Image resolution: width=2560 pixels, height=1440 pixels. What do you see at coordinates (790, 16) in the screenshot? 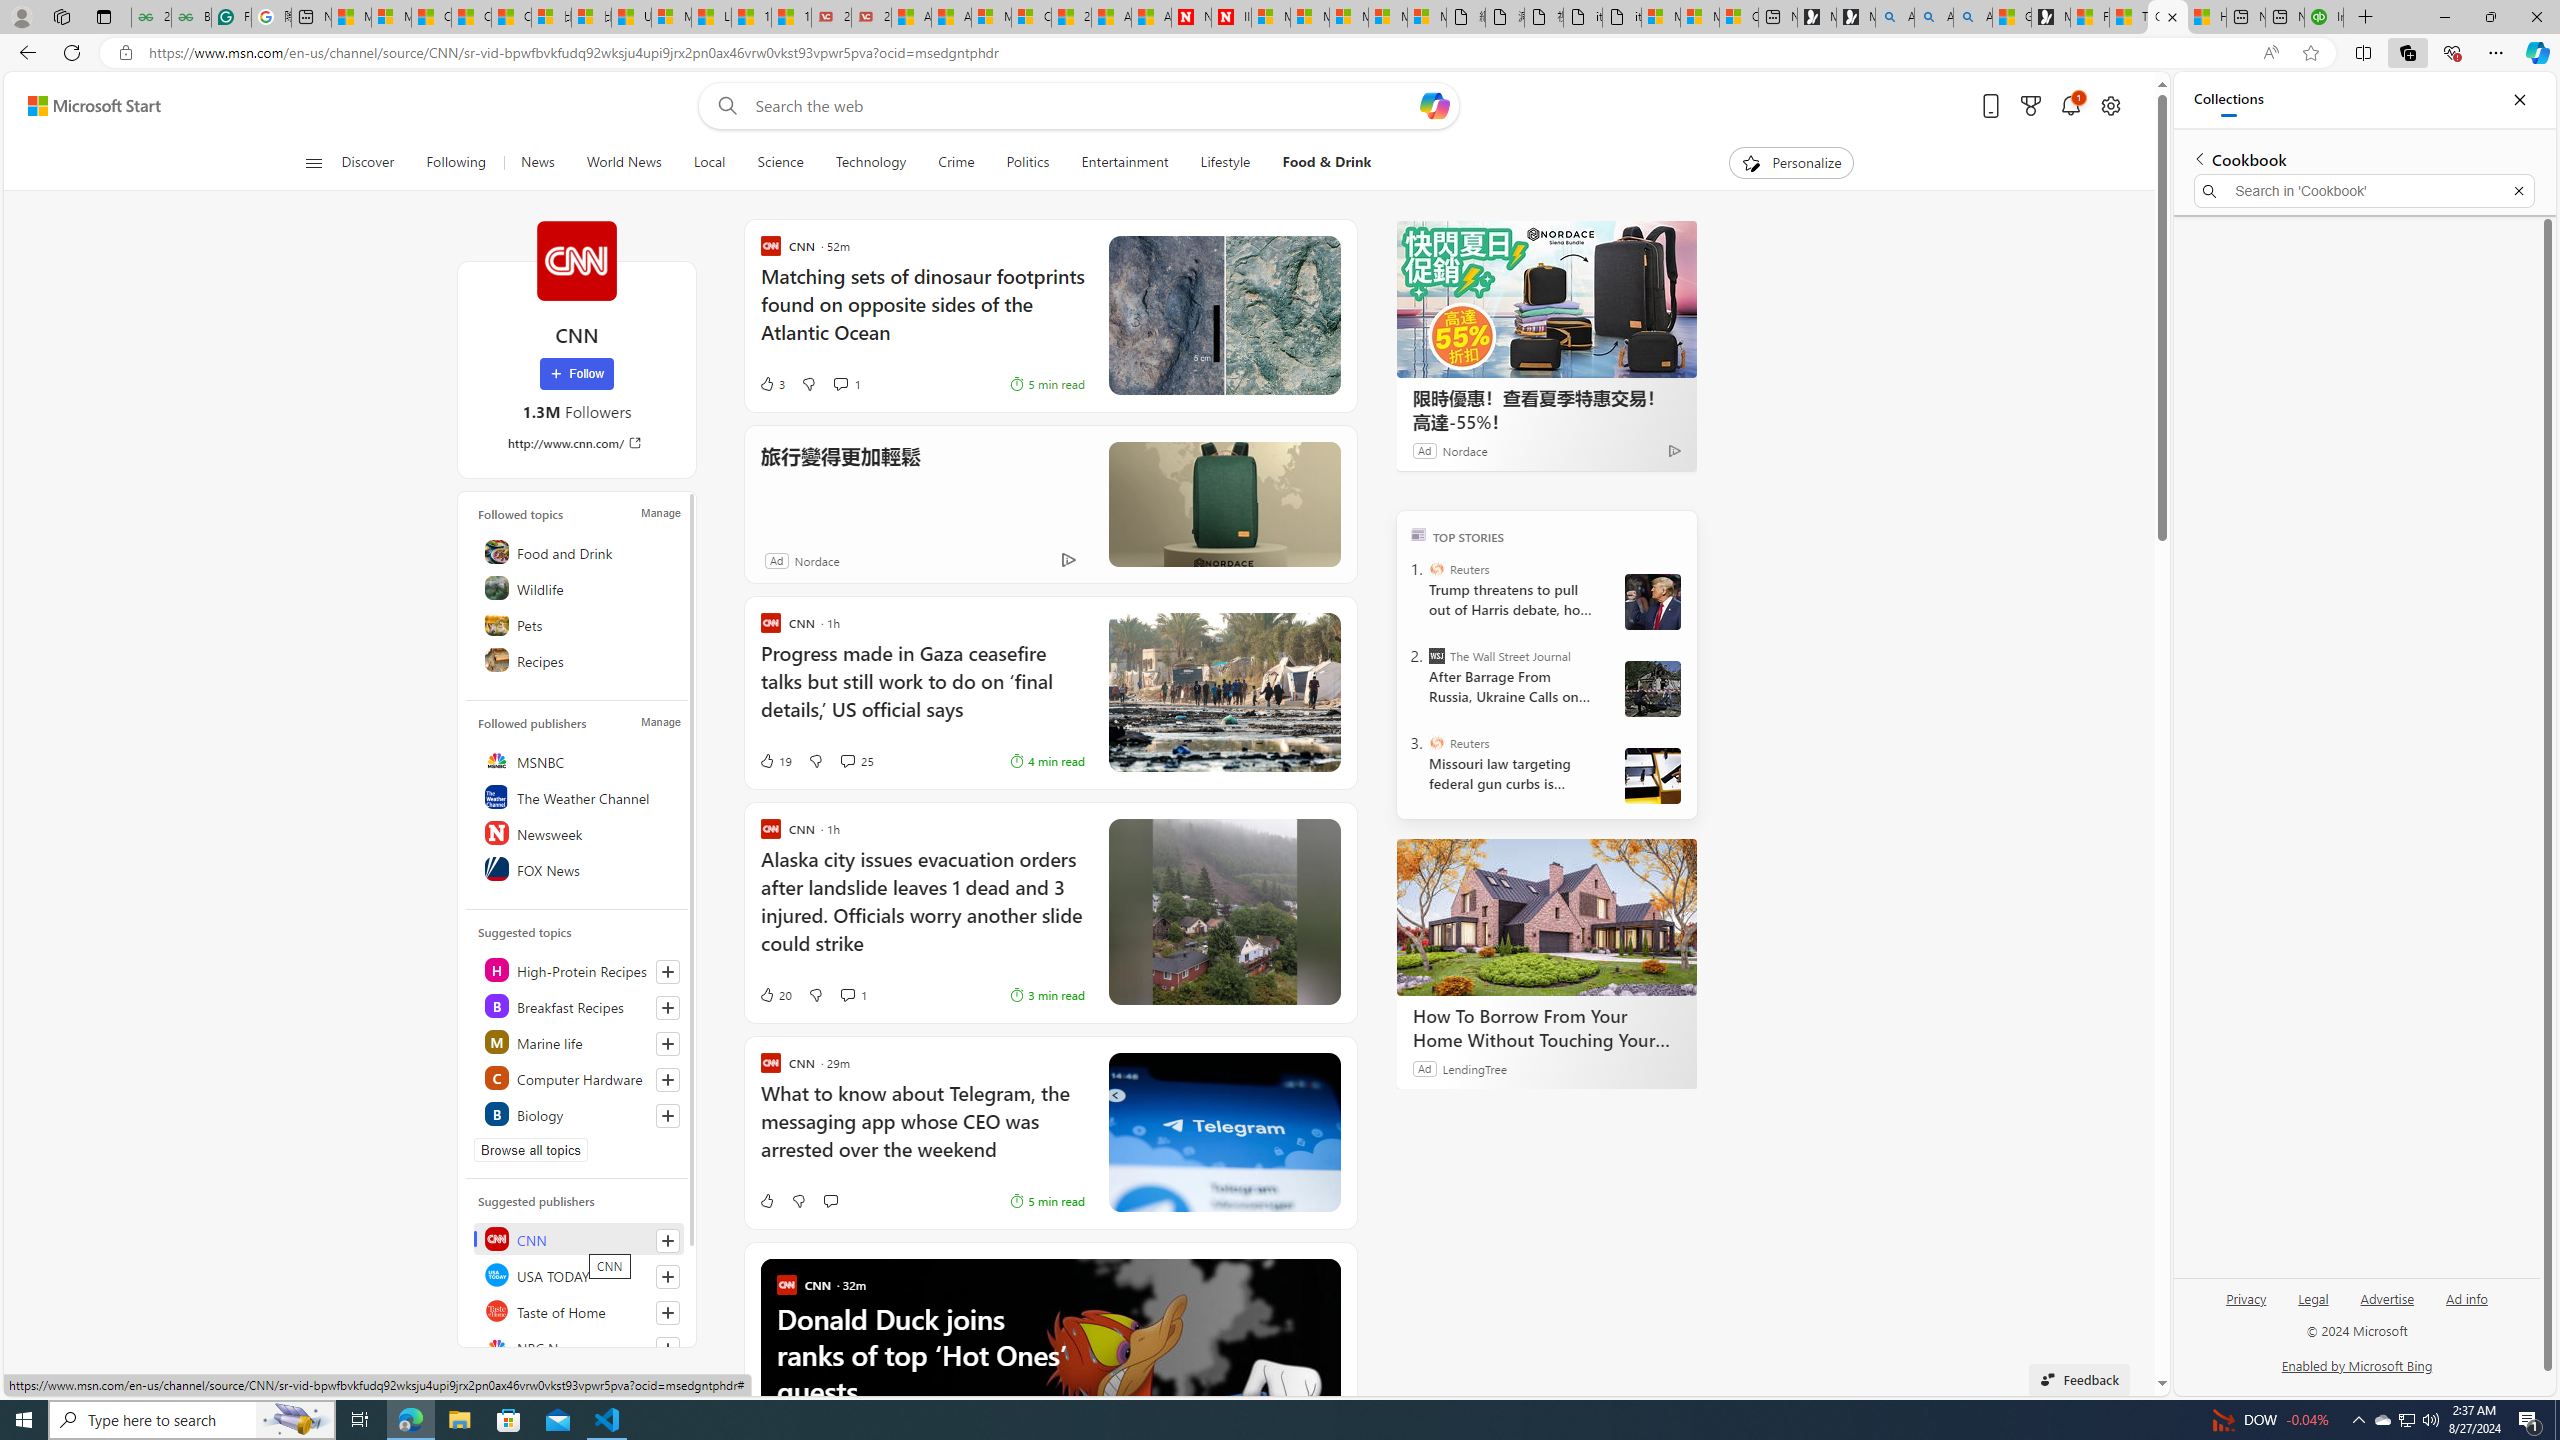
I see `'15 Ways Modern Life Contradicts the Teachings of Jesus'` at bounding box center [790, 16].